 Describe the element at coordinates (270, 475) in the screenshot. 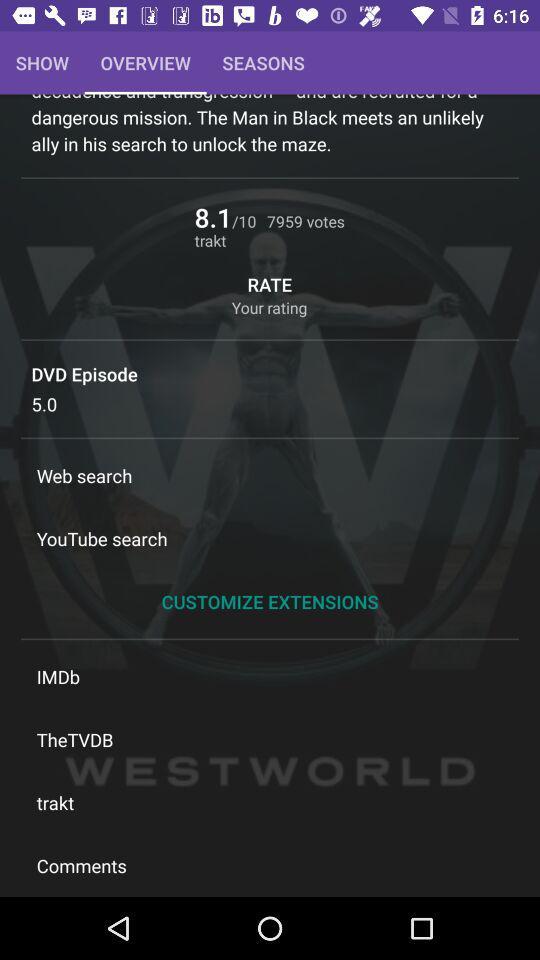

I see `item above the youtube search icon` at that location.